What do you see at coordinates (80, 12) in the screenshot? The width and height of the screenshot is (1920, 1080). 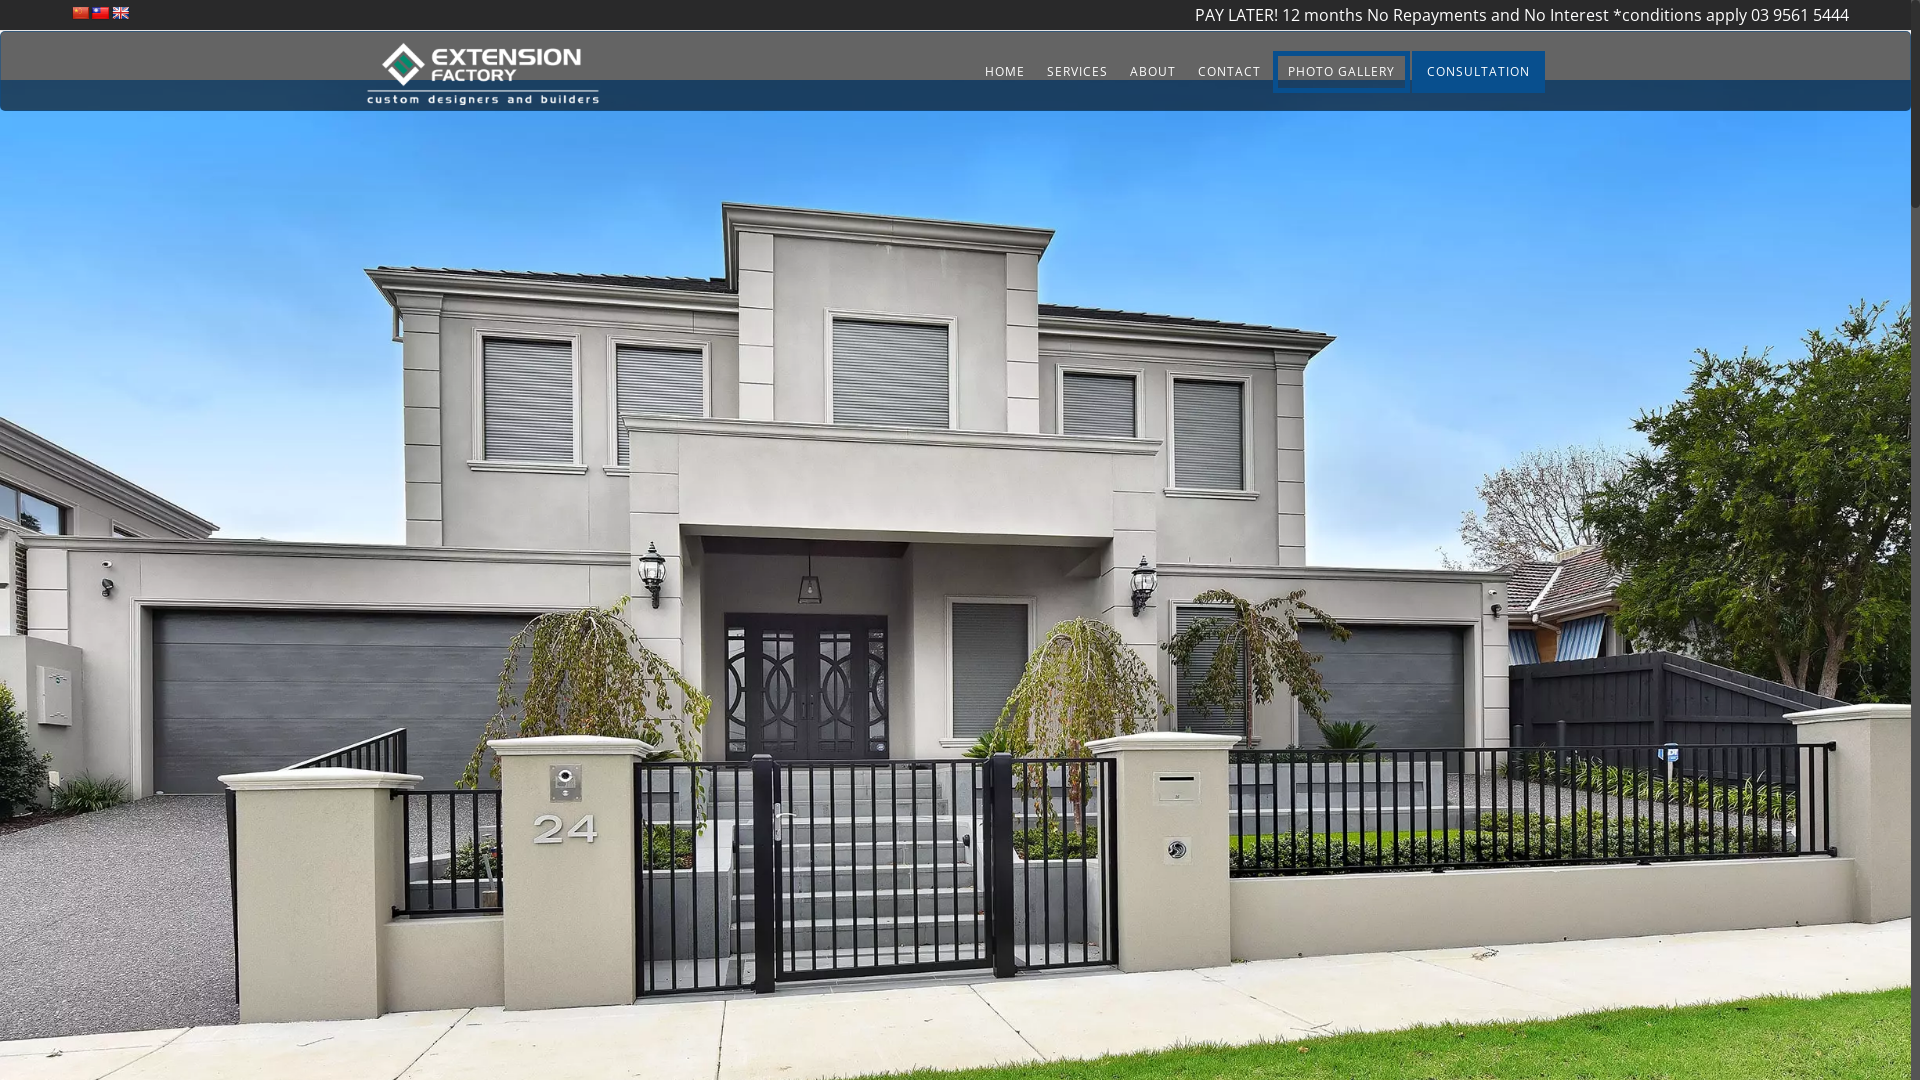 I see `'Chinese (Simplified)'` at bounding box center [80, 12].